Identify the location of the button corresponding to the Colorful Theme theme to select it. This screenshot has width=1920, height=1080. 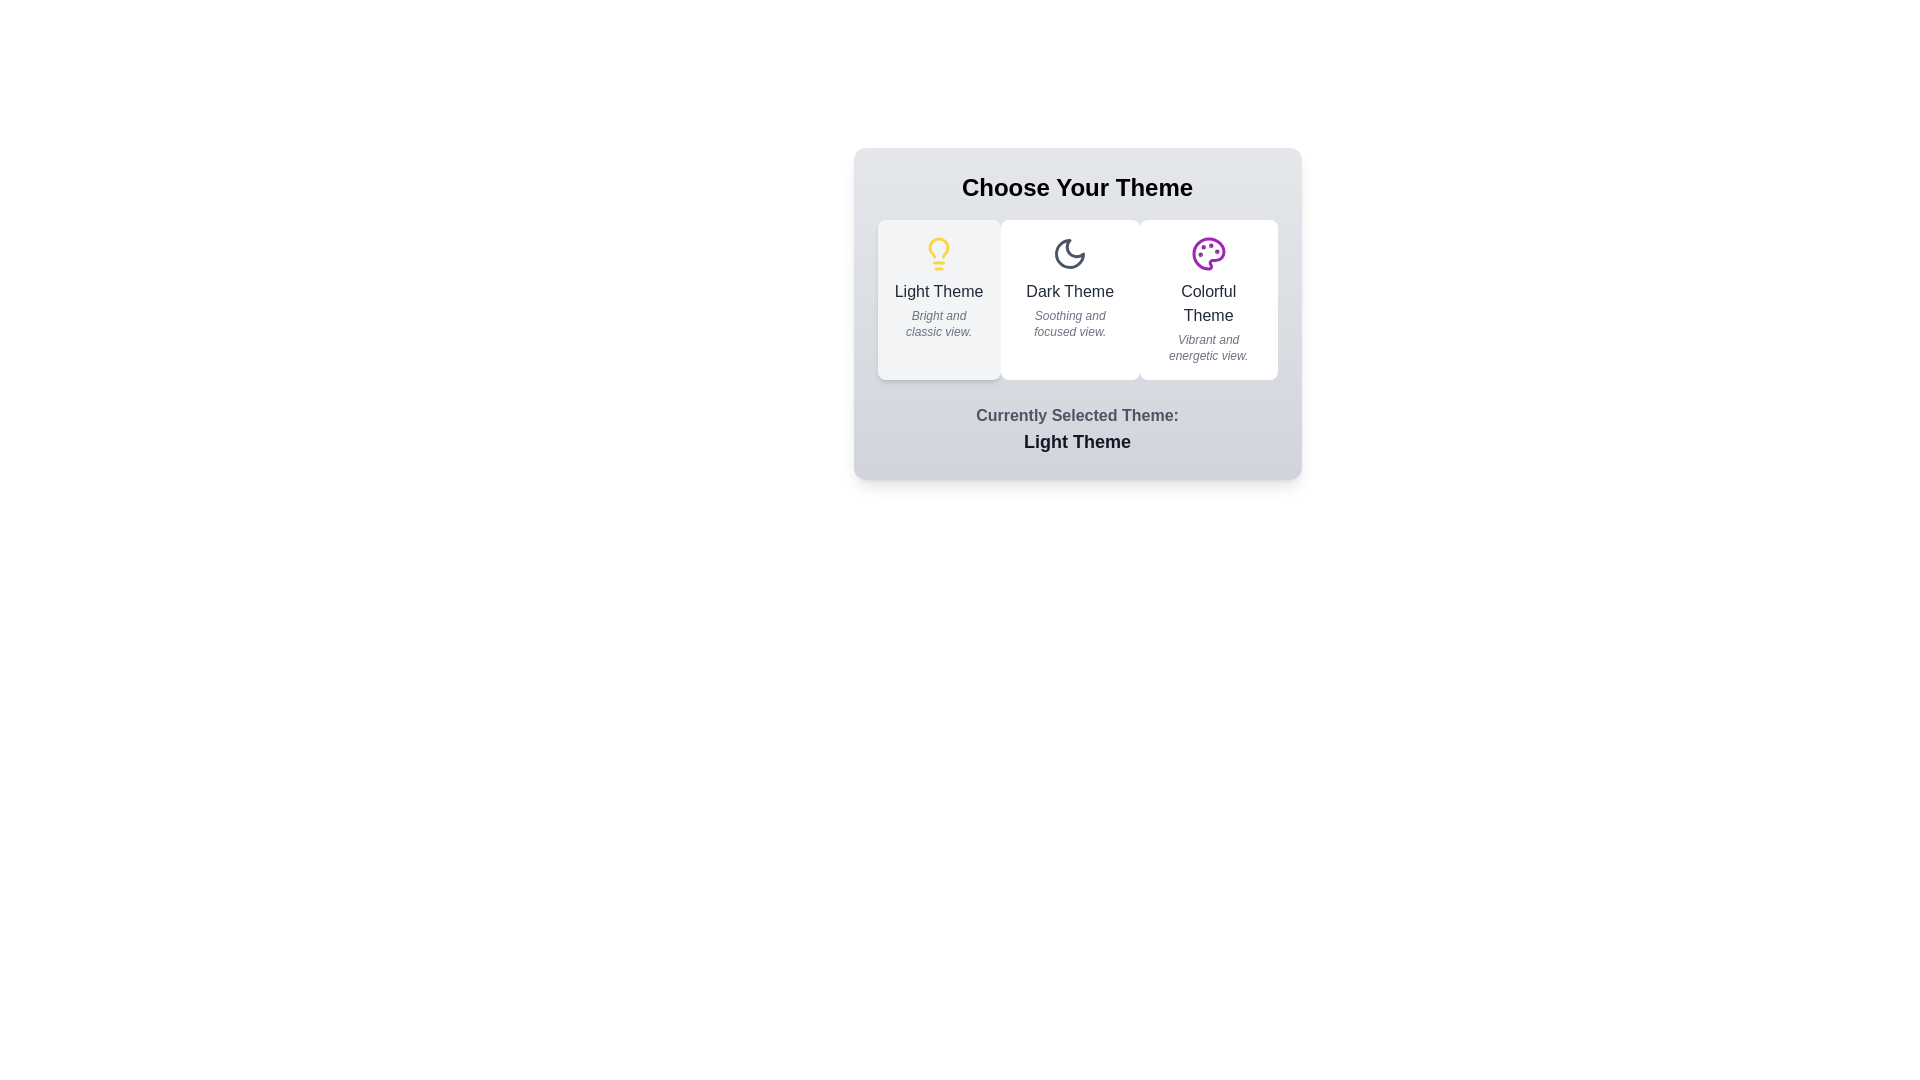
(1207, 300).